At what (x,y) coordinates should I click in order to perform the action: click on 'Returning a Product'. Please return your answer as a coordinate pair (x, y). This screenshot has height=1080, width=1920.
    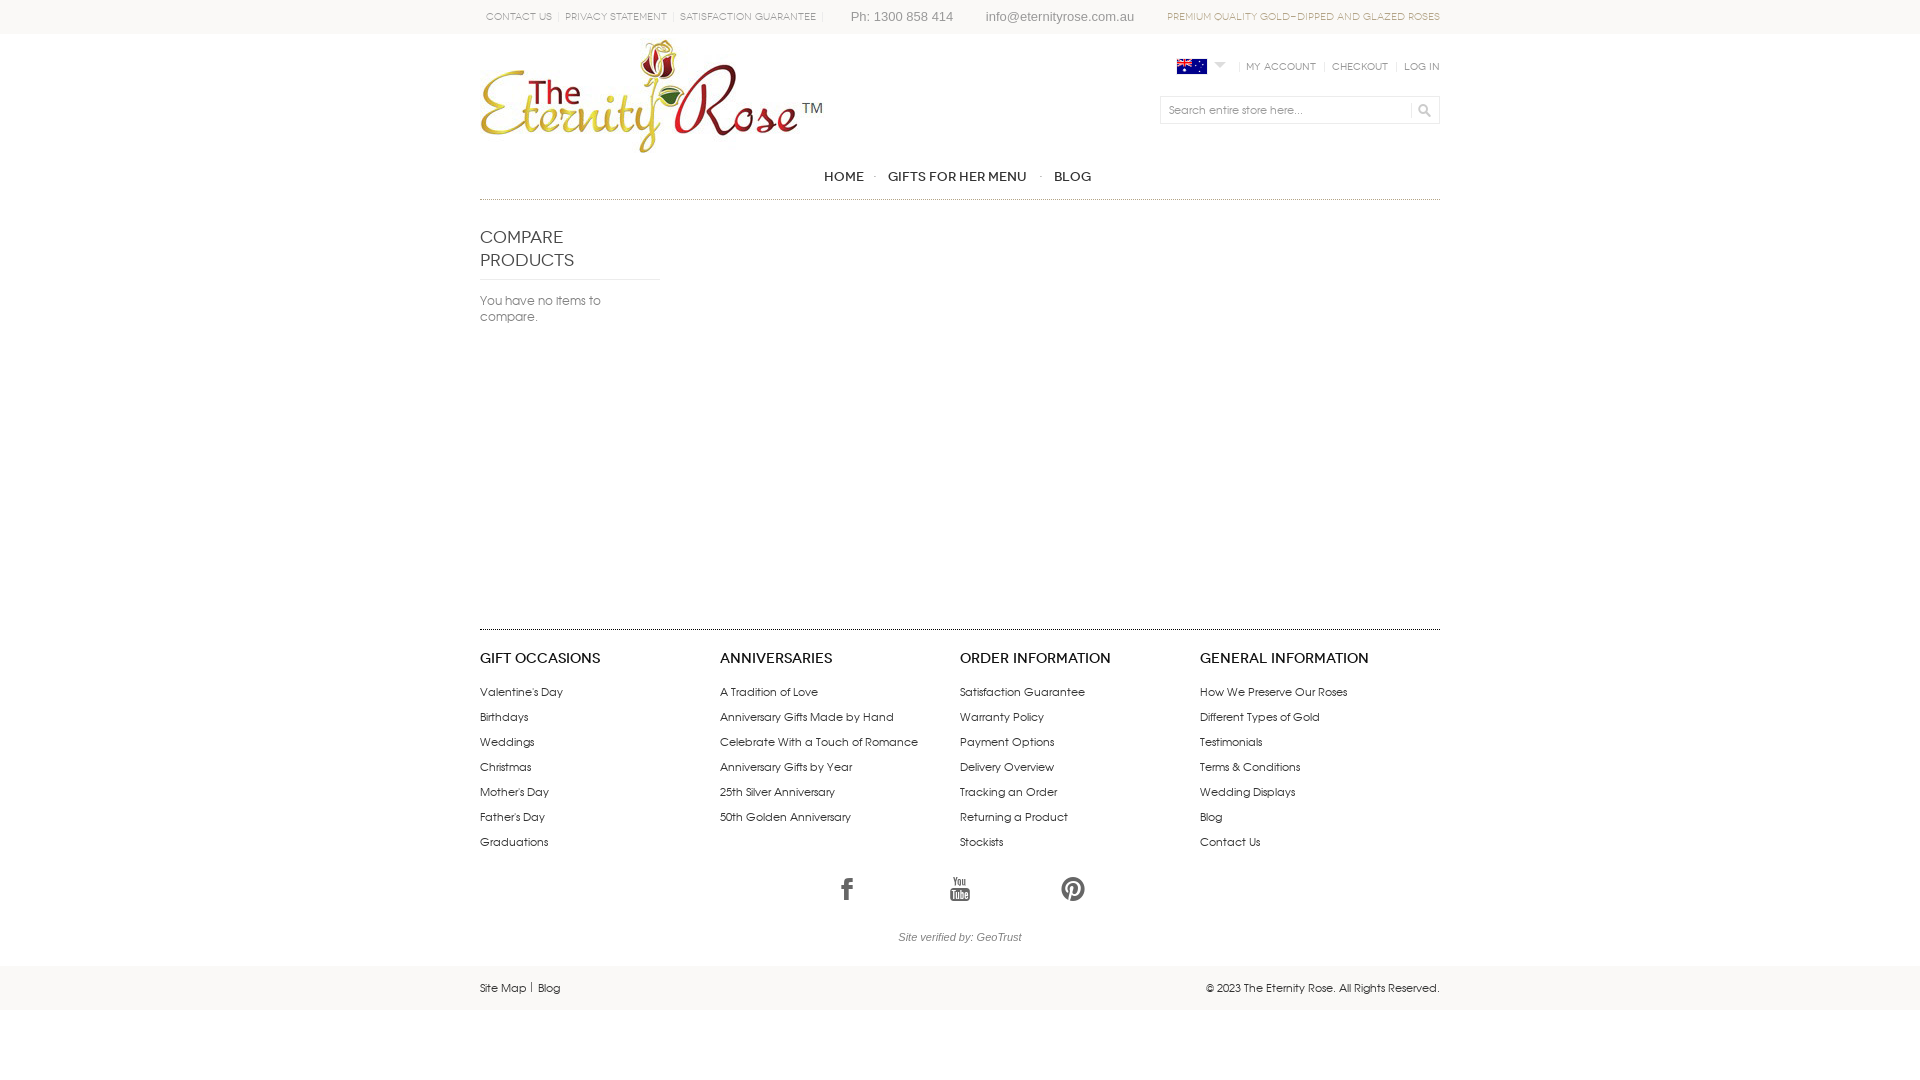
    Looking at the image, I should click on (1013, 816).